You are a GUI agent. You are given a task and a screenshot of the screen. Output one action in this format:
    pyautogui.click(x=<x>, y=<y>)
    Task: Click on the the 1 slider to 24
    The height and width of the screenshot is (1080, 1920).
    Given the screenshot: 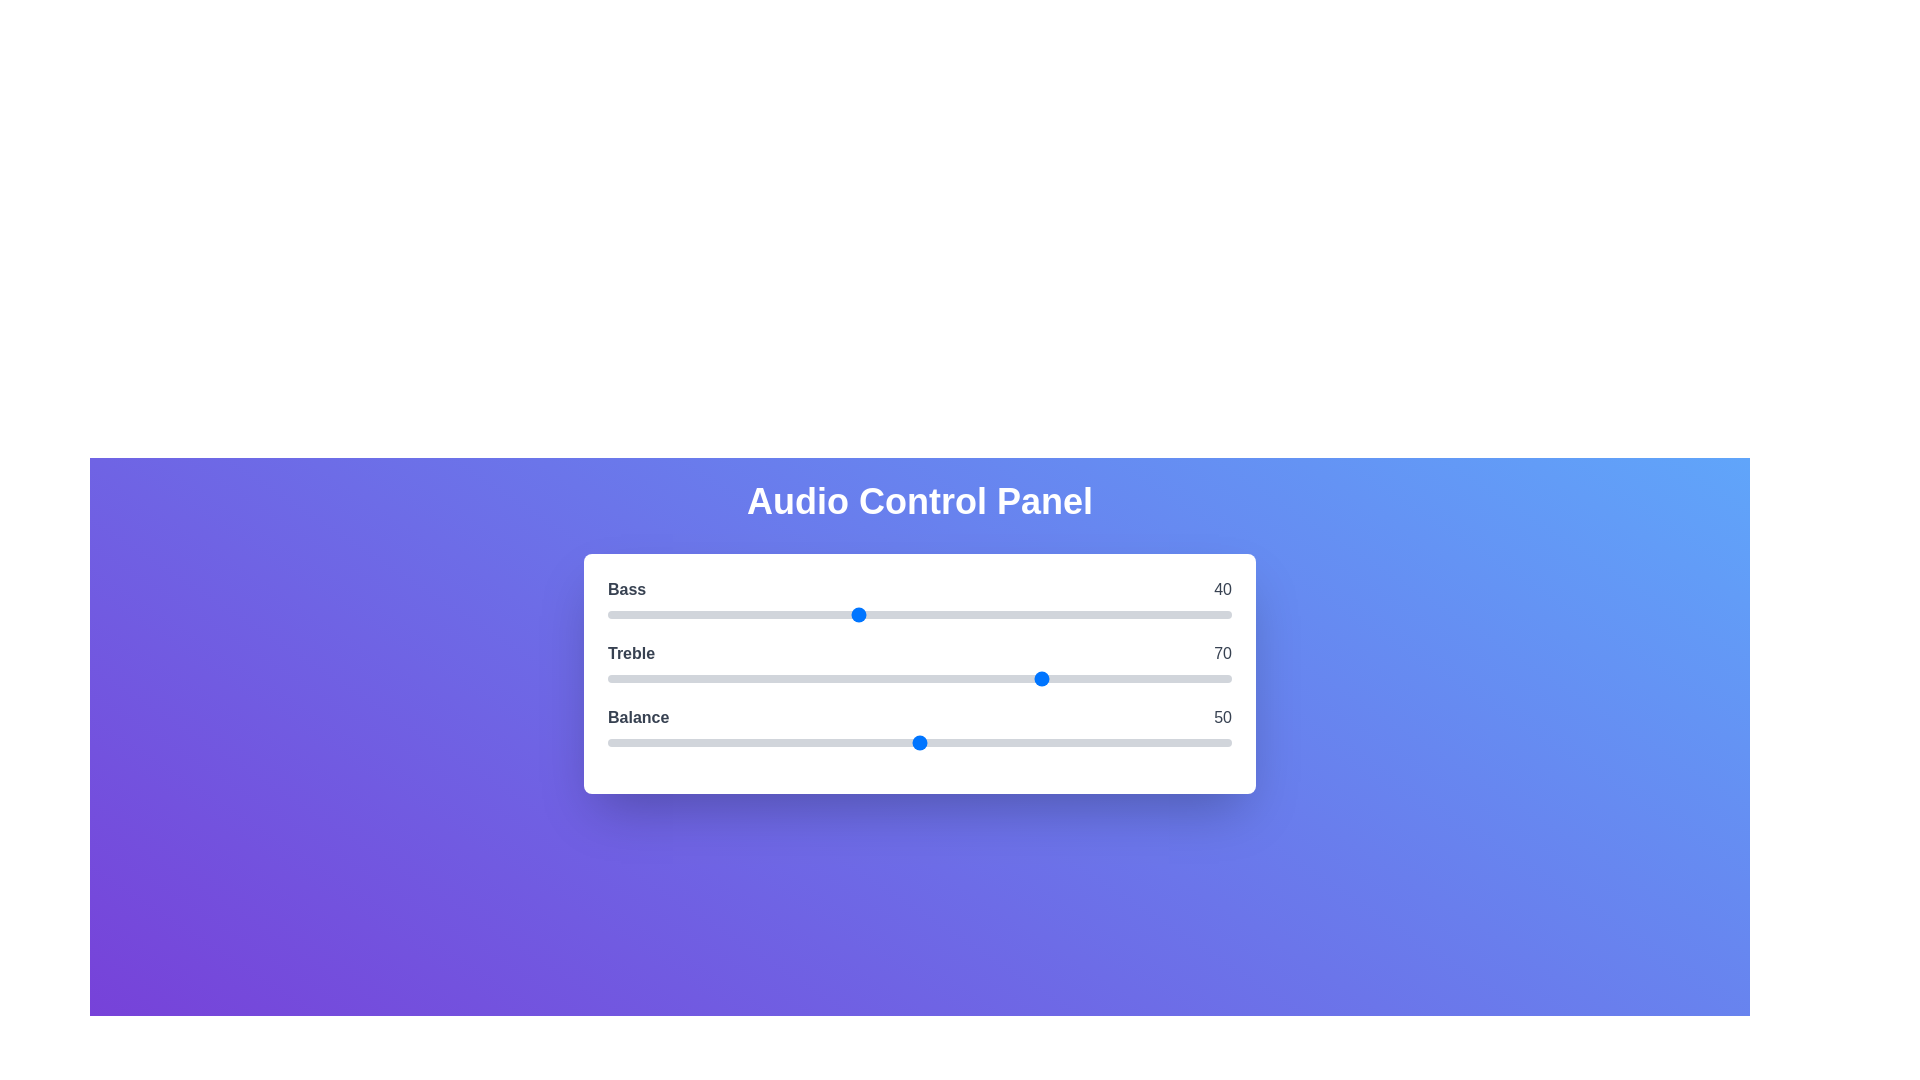 What is the action you would take?
    pyautogui.click(x=756, y=677)
    